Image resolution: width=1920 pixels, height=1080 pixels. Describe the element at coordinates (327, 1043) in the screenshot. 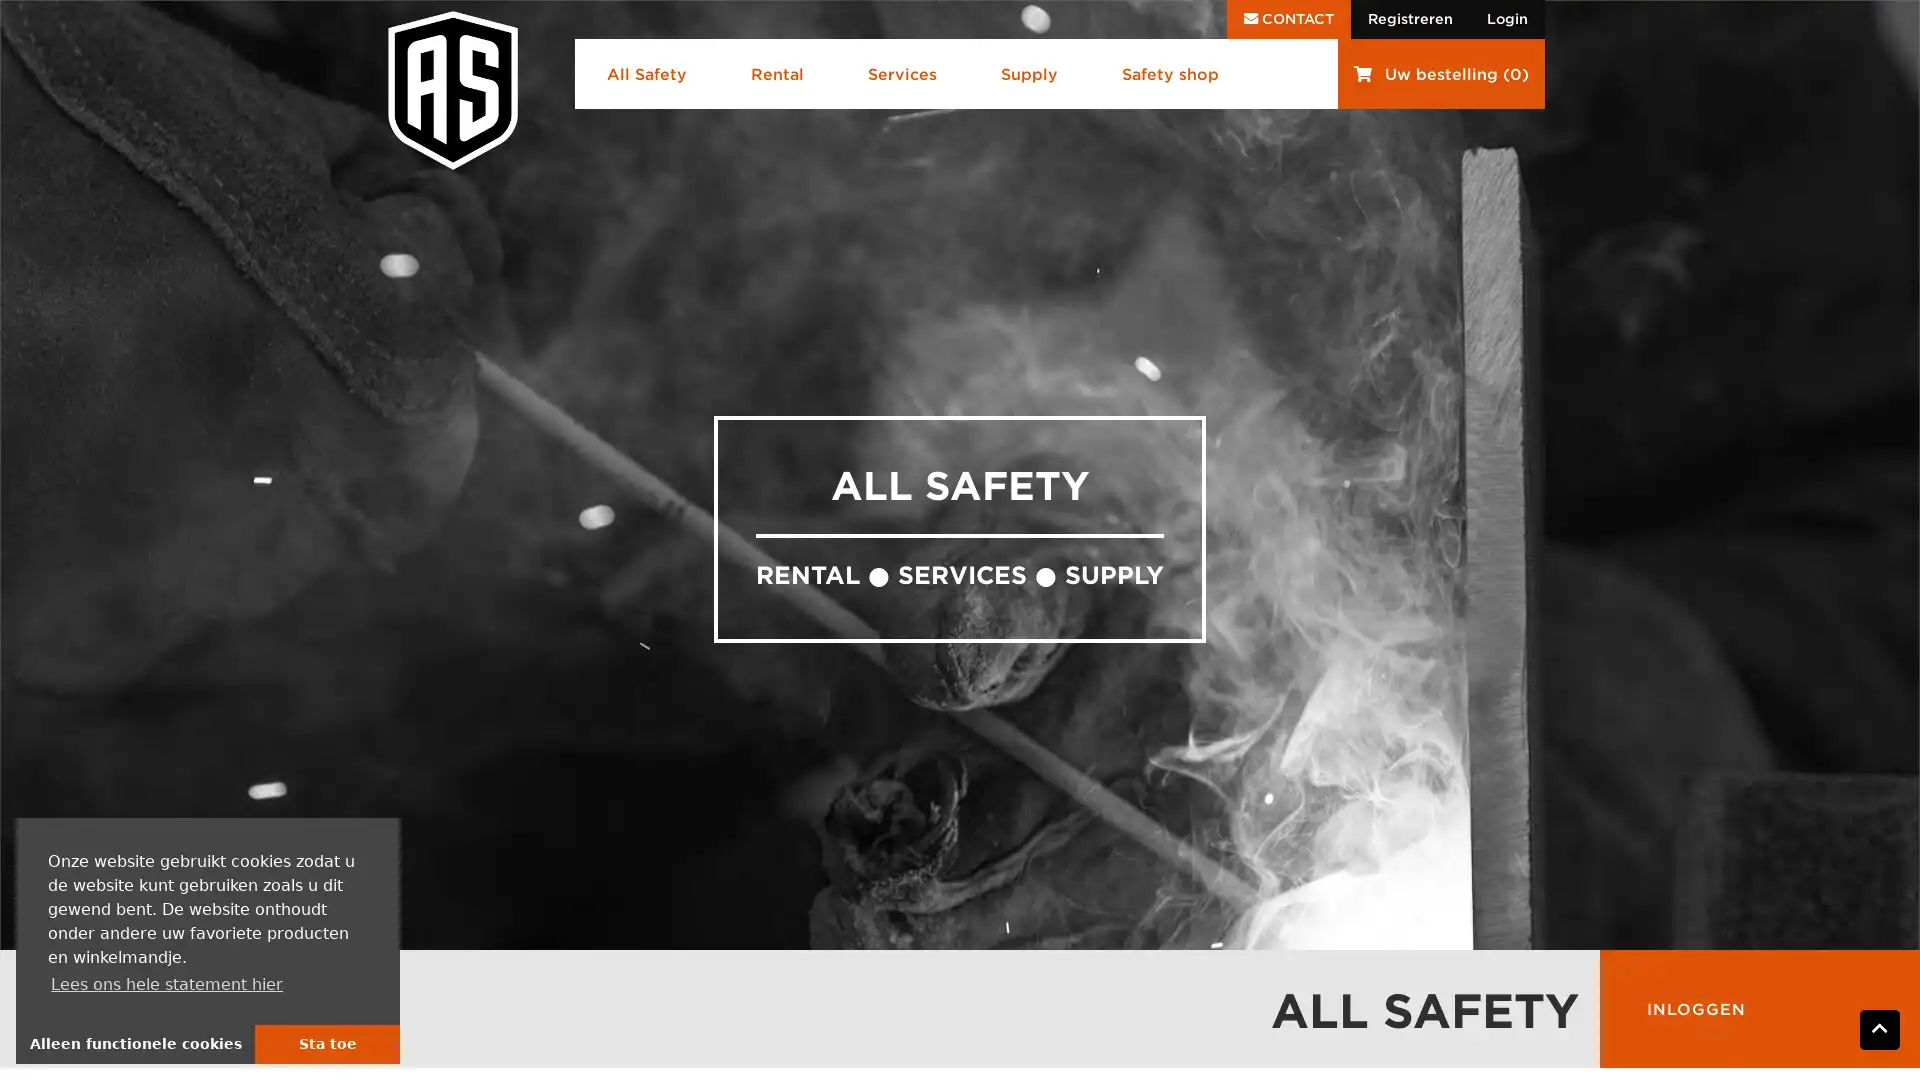

I see `allow cookies` at that location.